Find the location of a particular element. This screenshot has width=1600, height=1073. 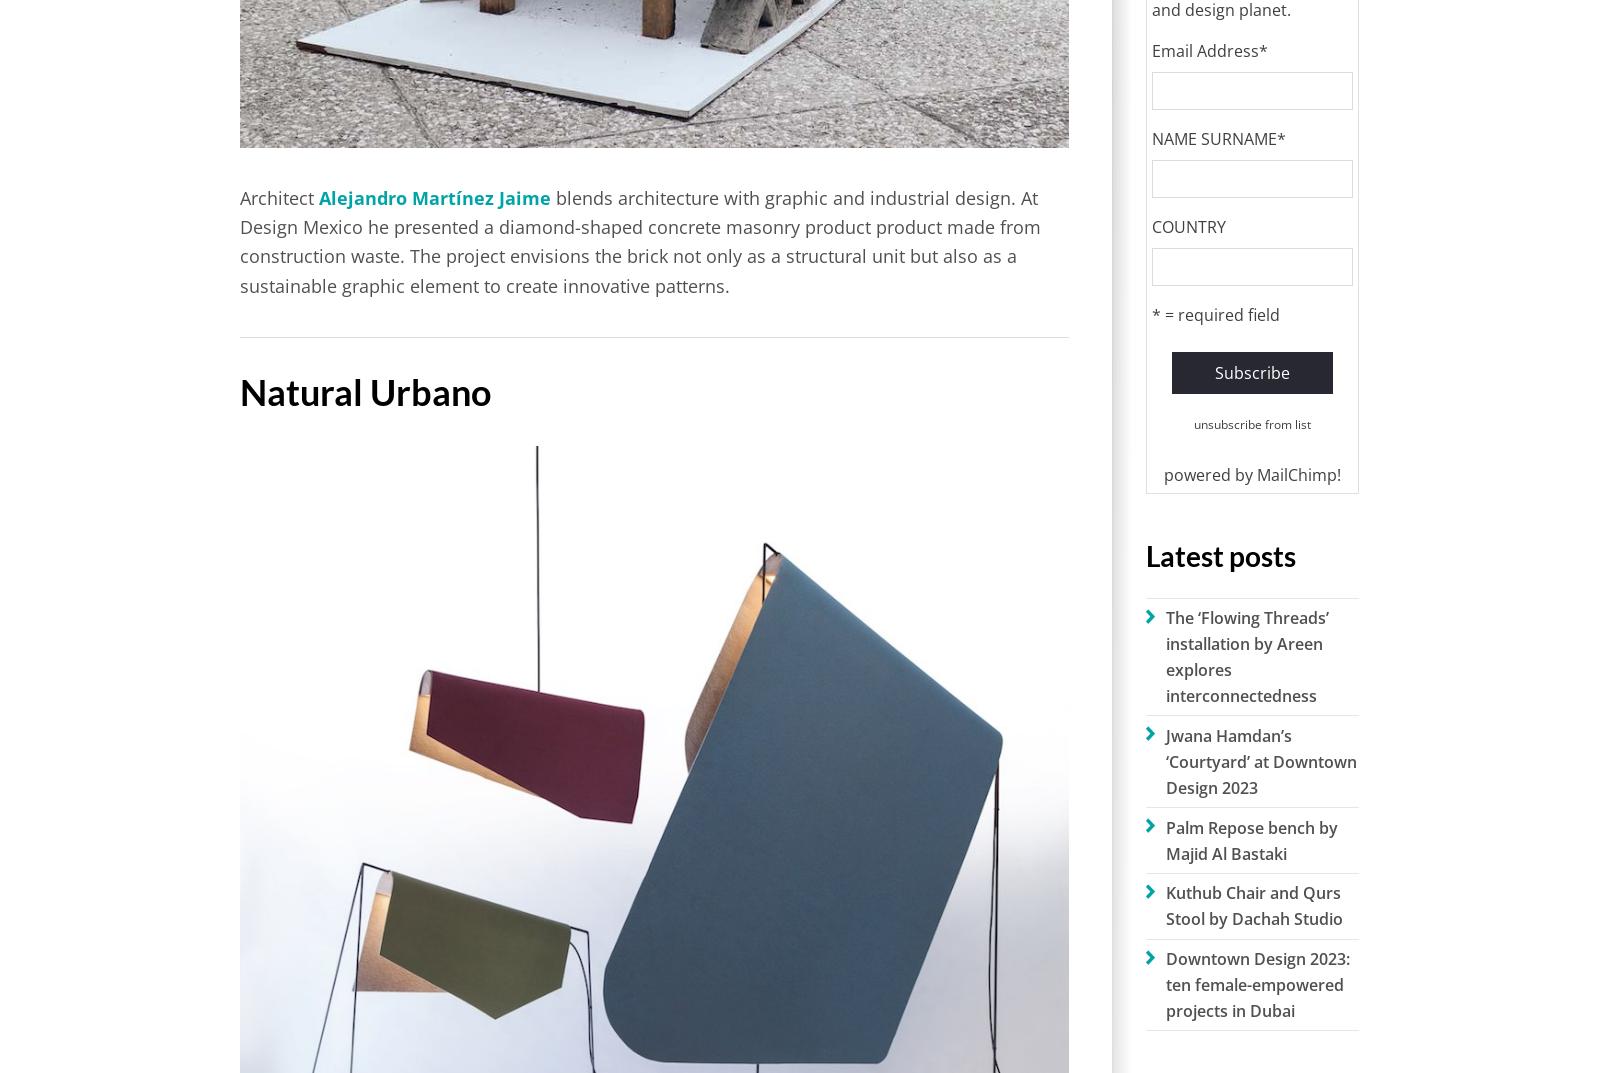

'!' is located at coordinates (1336, 474).